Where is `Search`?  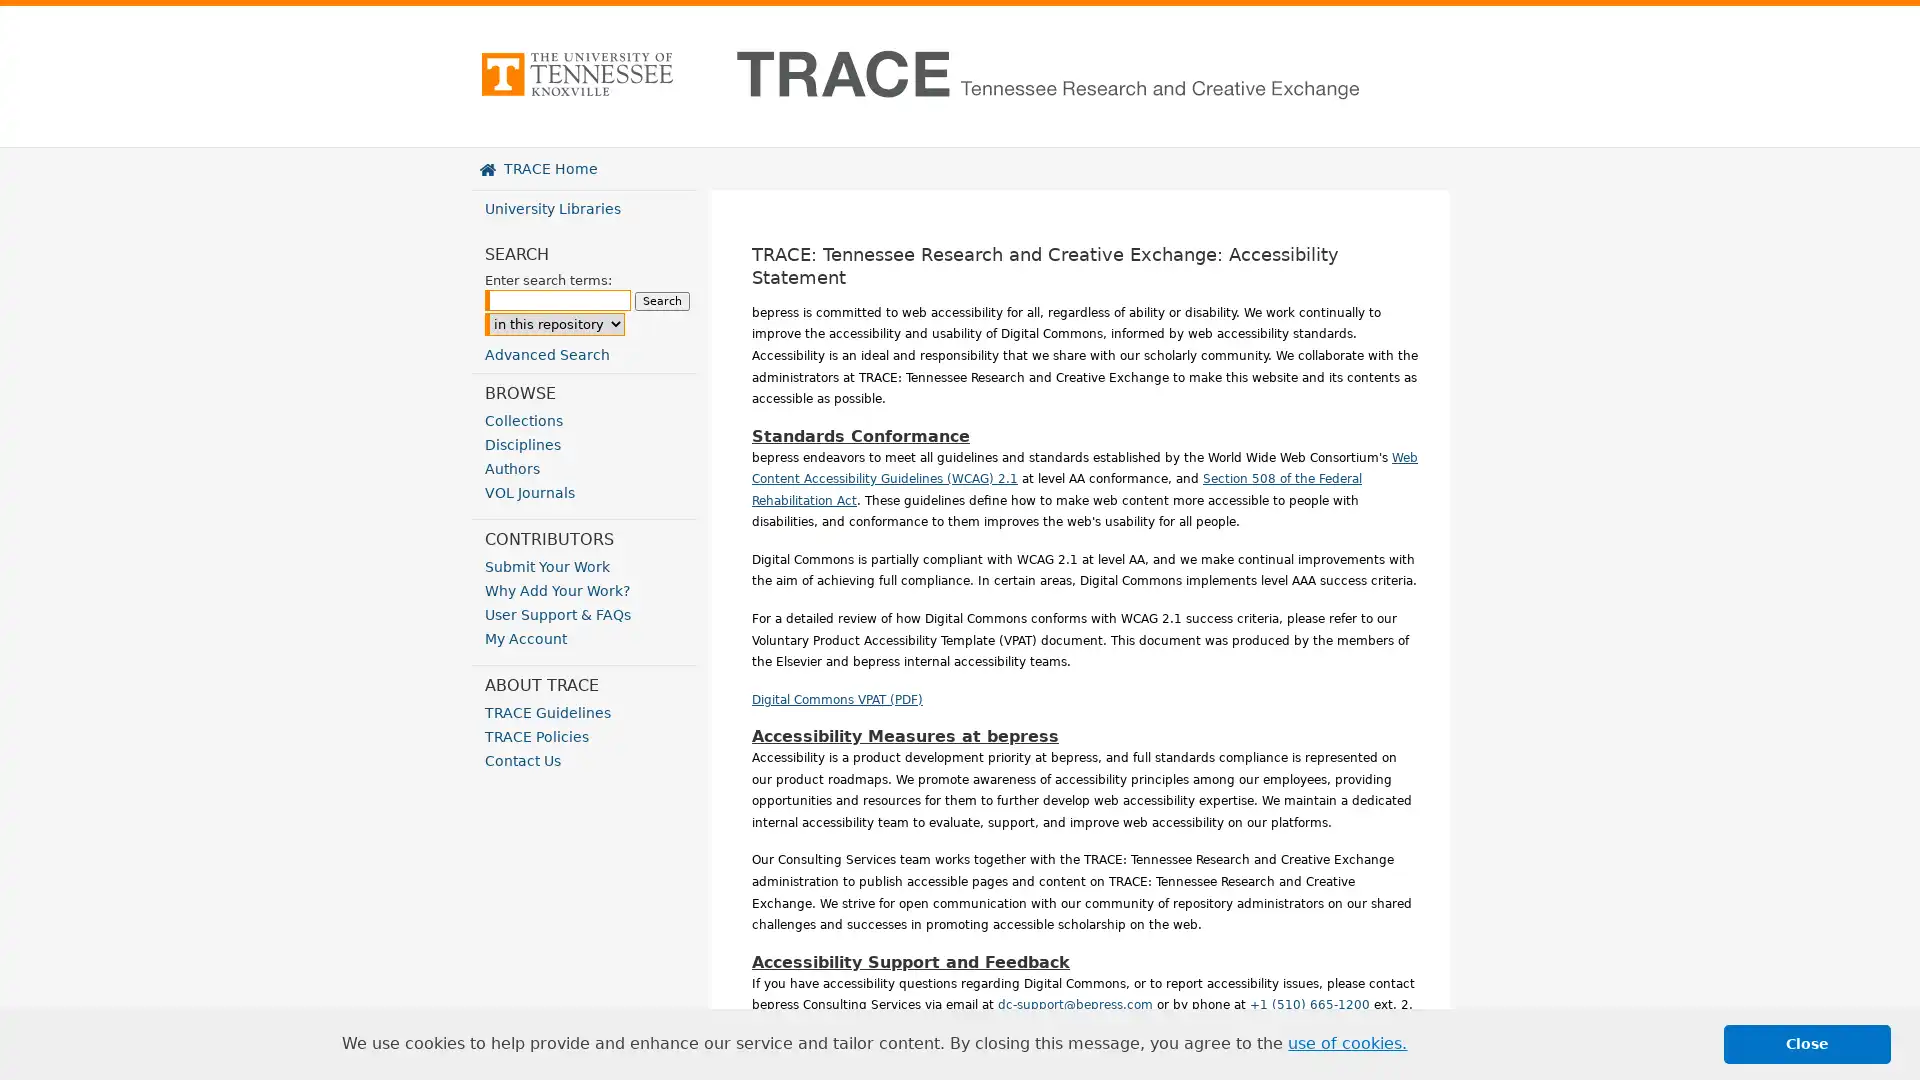
Search is located at coordinates (662, 301).